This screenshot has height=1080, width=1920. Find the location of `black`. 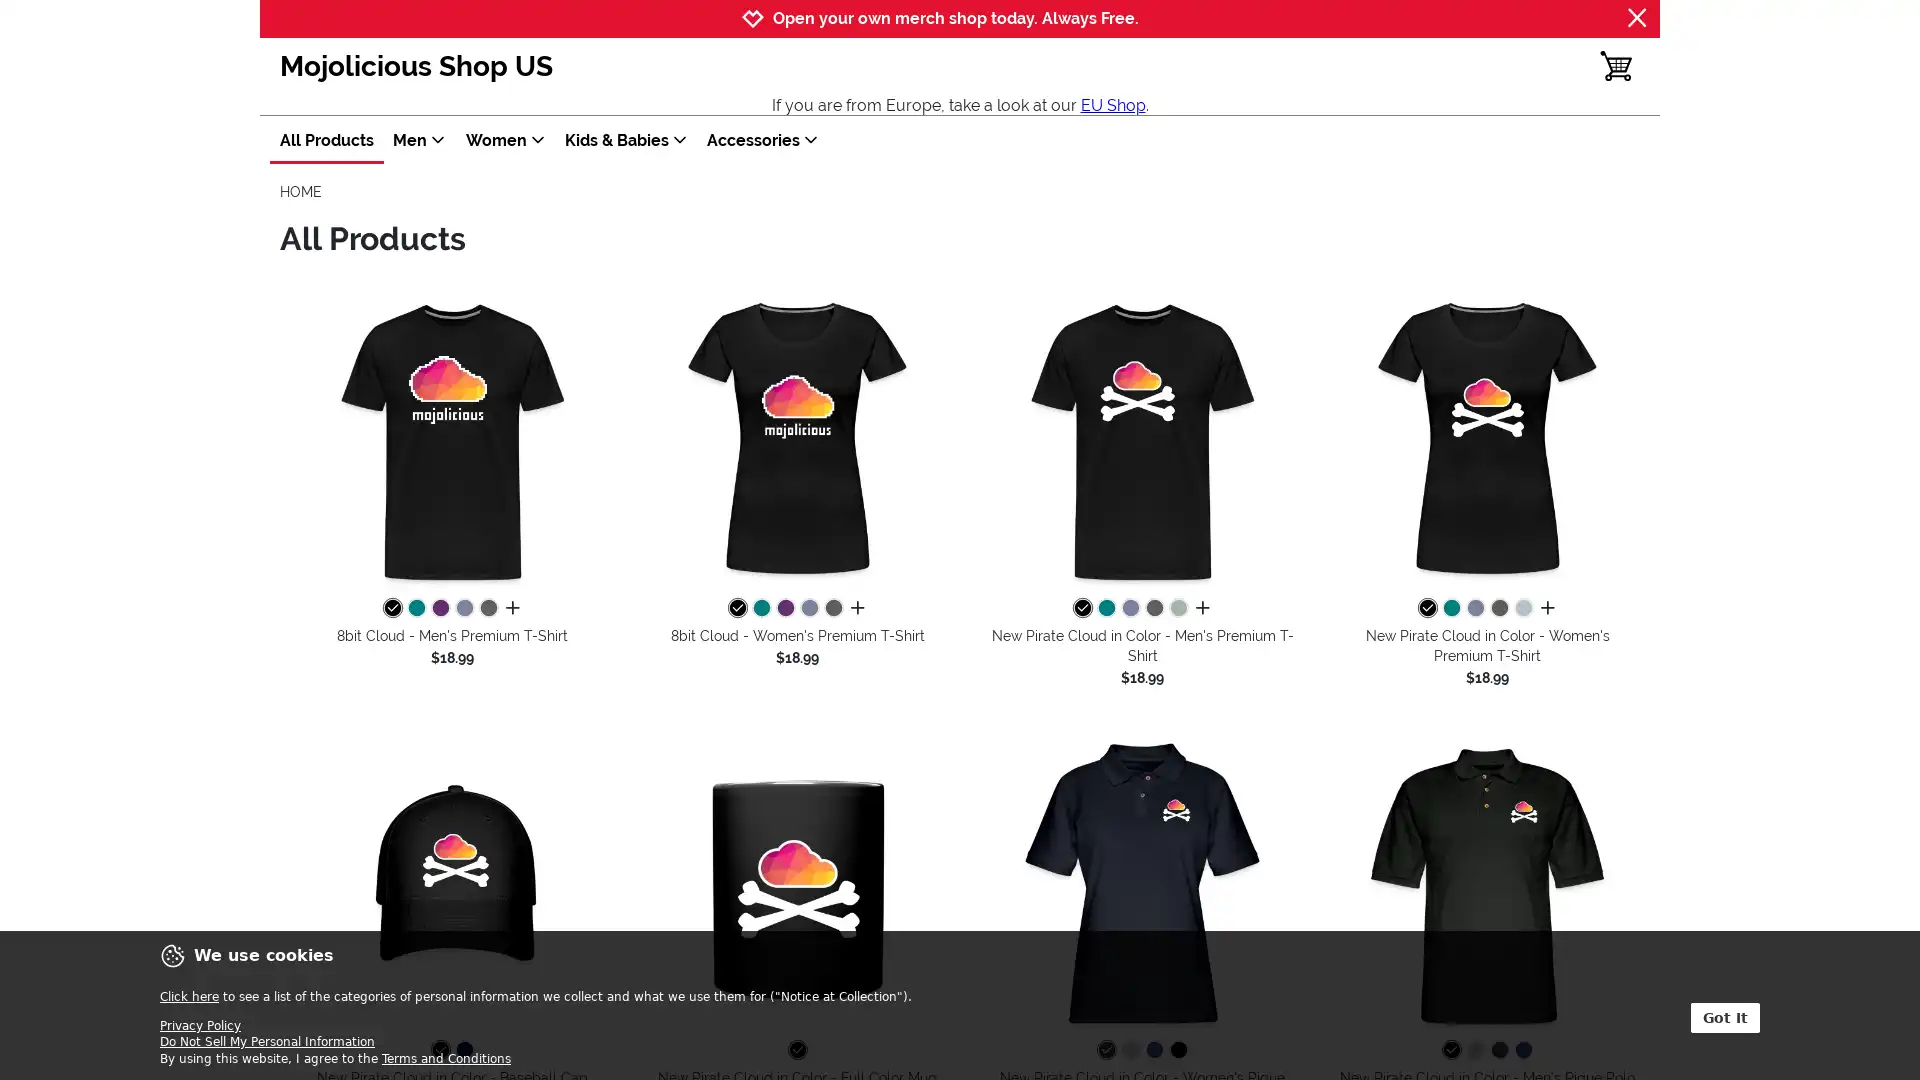

black is located at coordinates (392, 608).